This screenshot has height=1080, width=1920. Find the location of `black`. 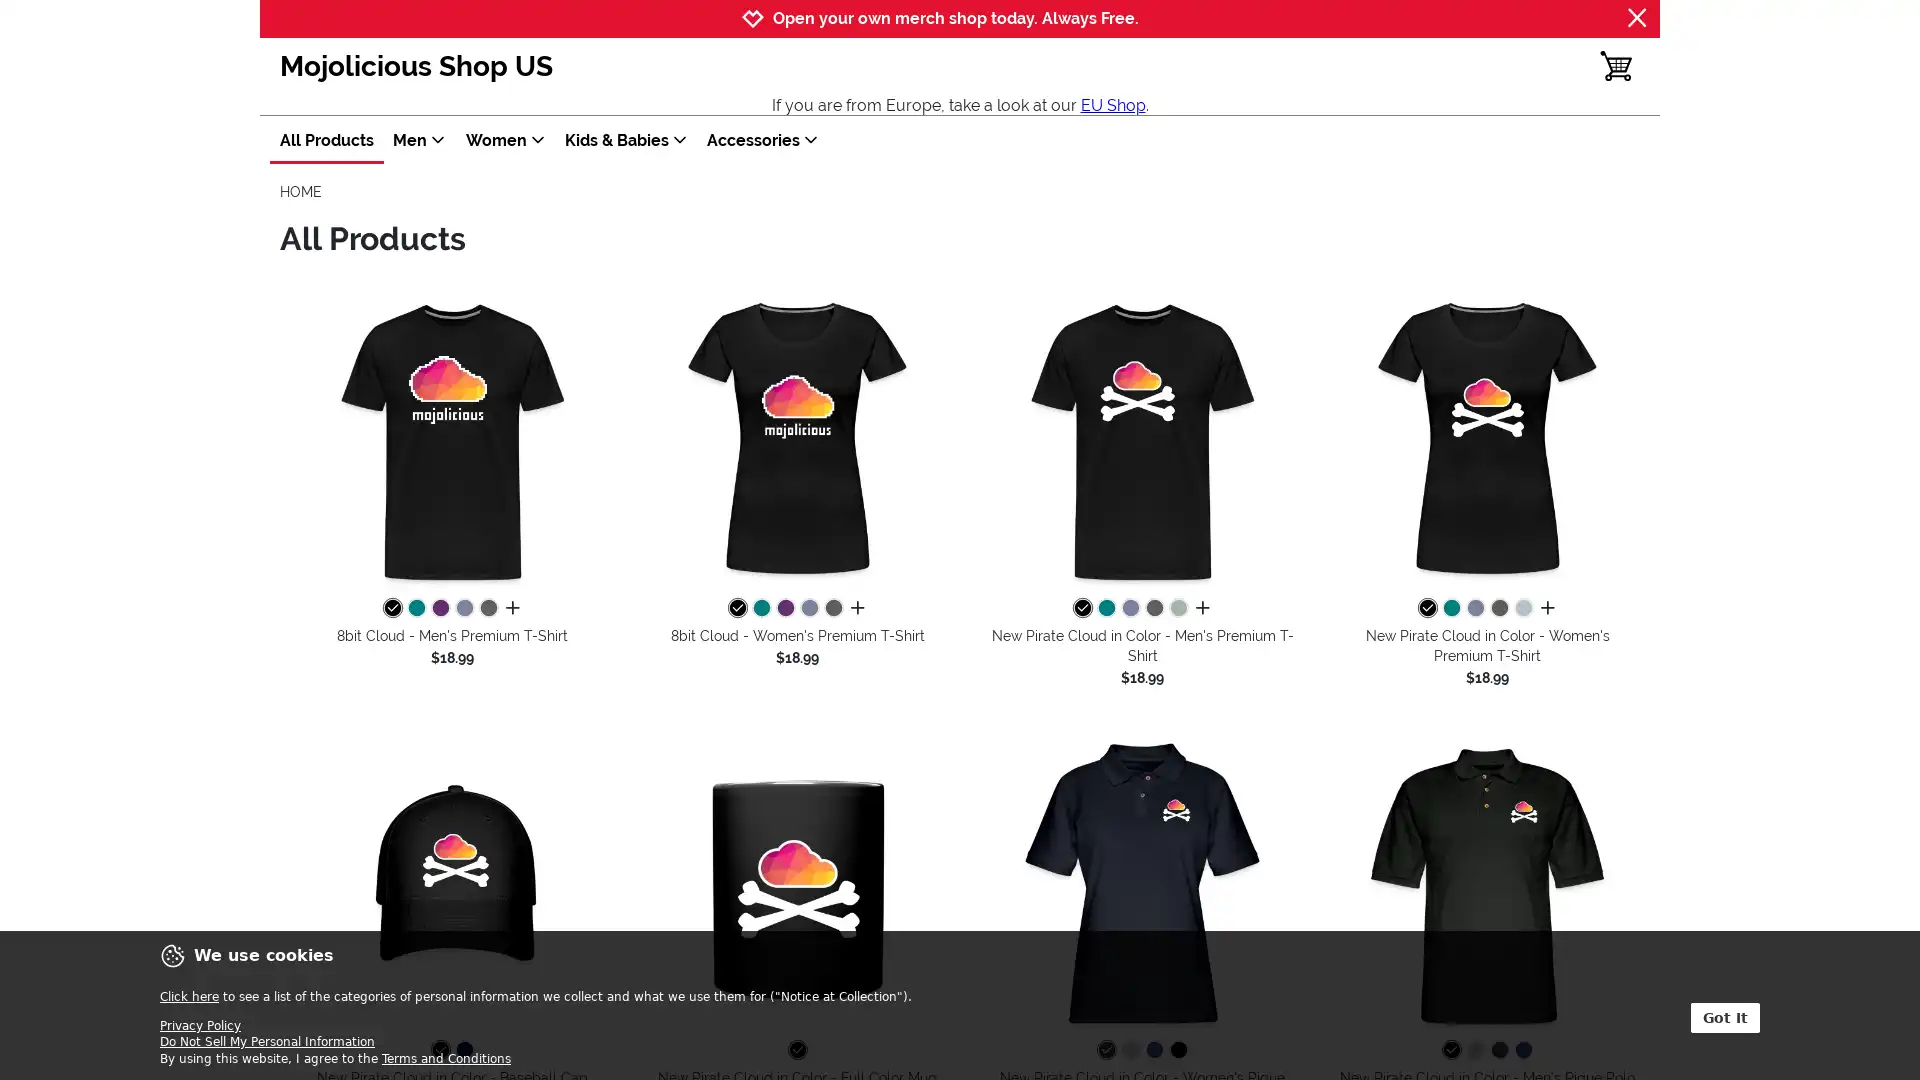

black is located at coordinates (392, 608).